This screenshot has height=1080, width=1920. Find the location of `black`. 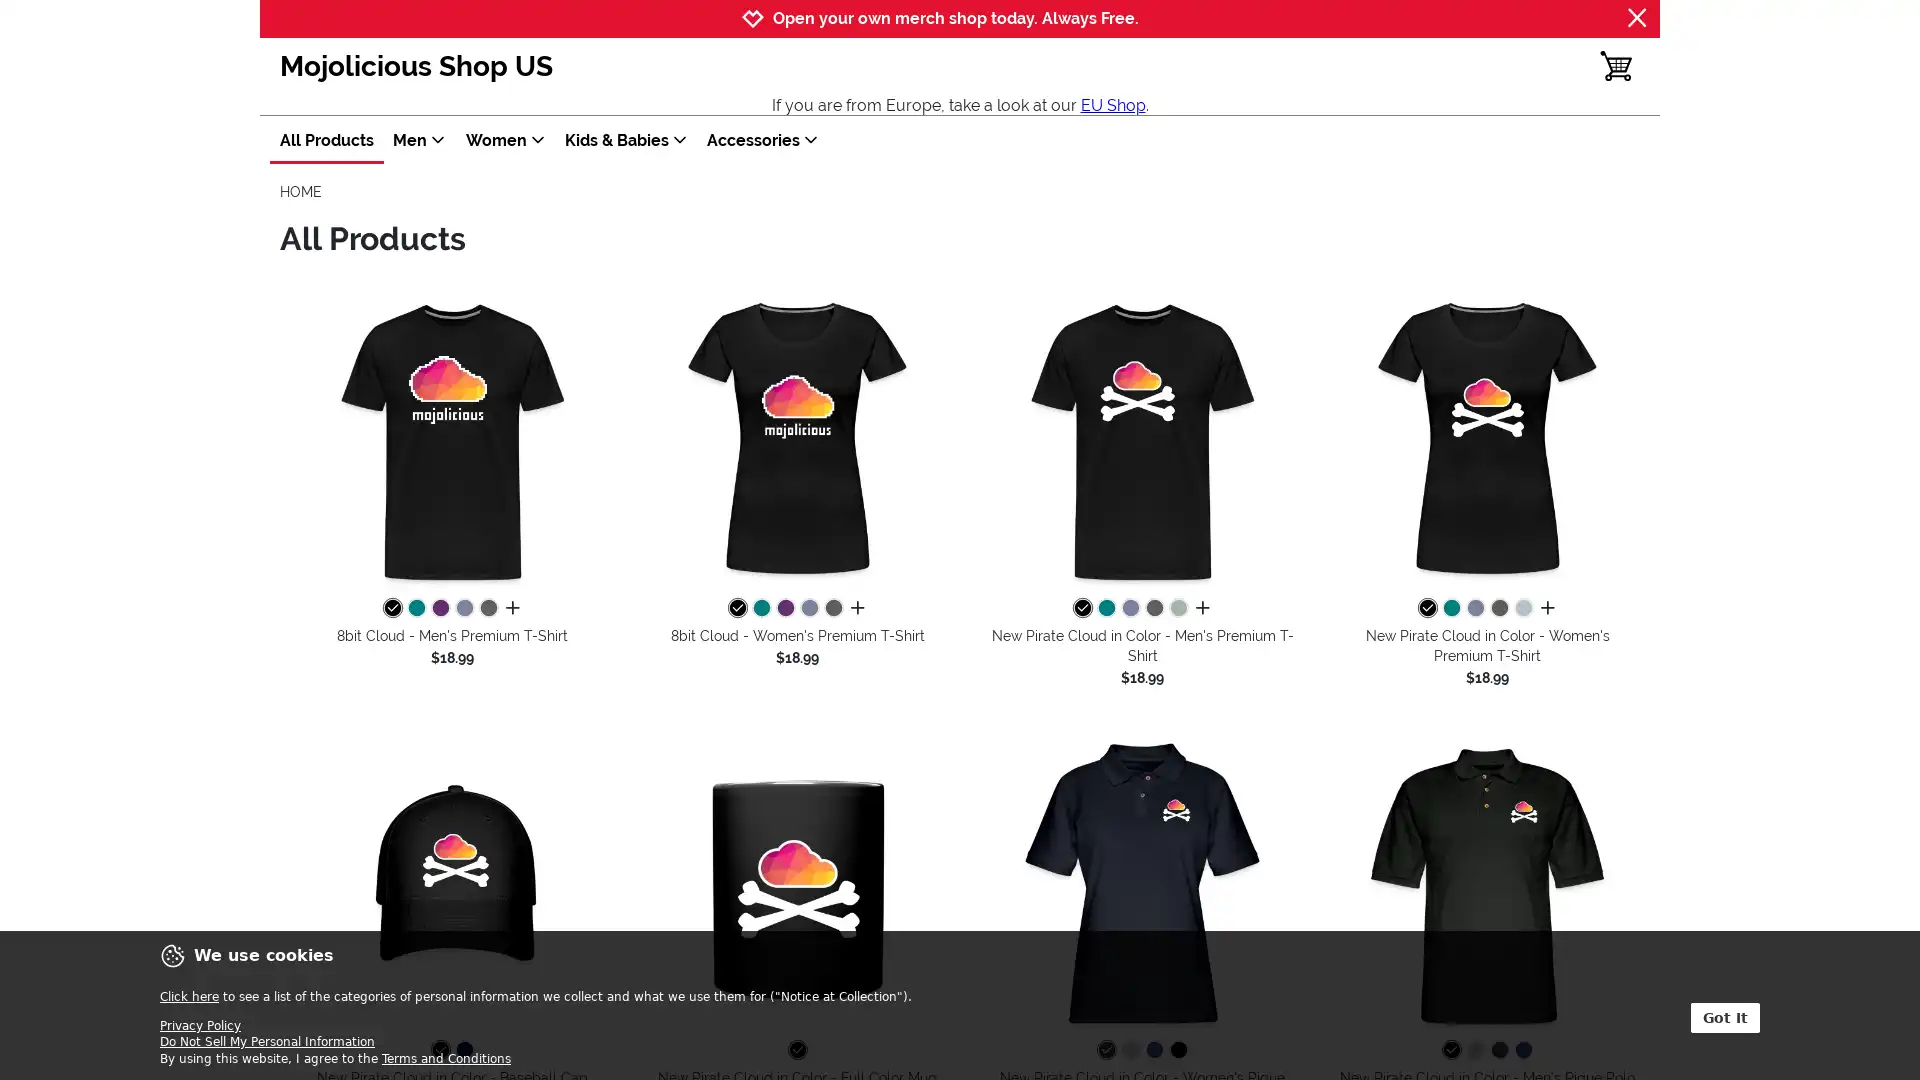

black is located at coordinates (392, 608).